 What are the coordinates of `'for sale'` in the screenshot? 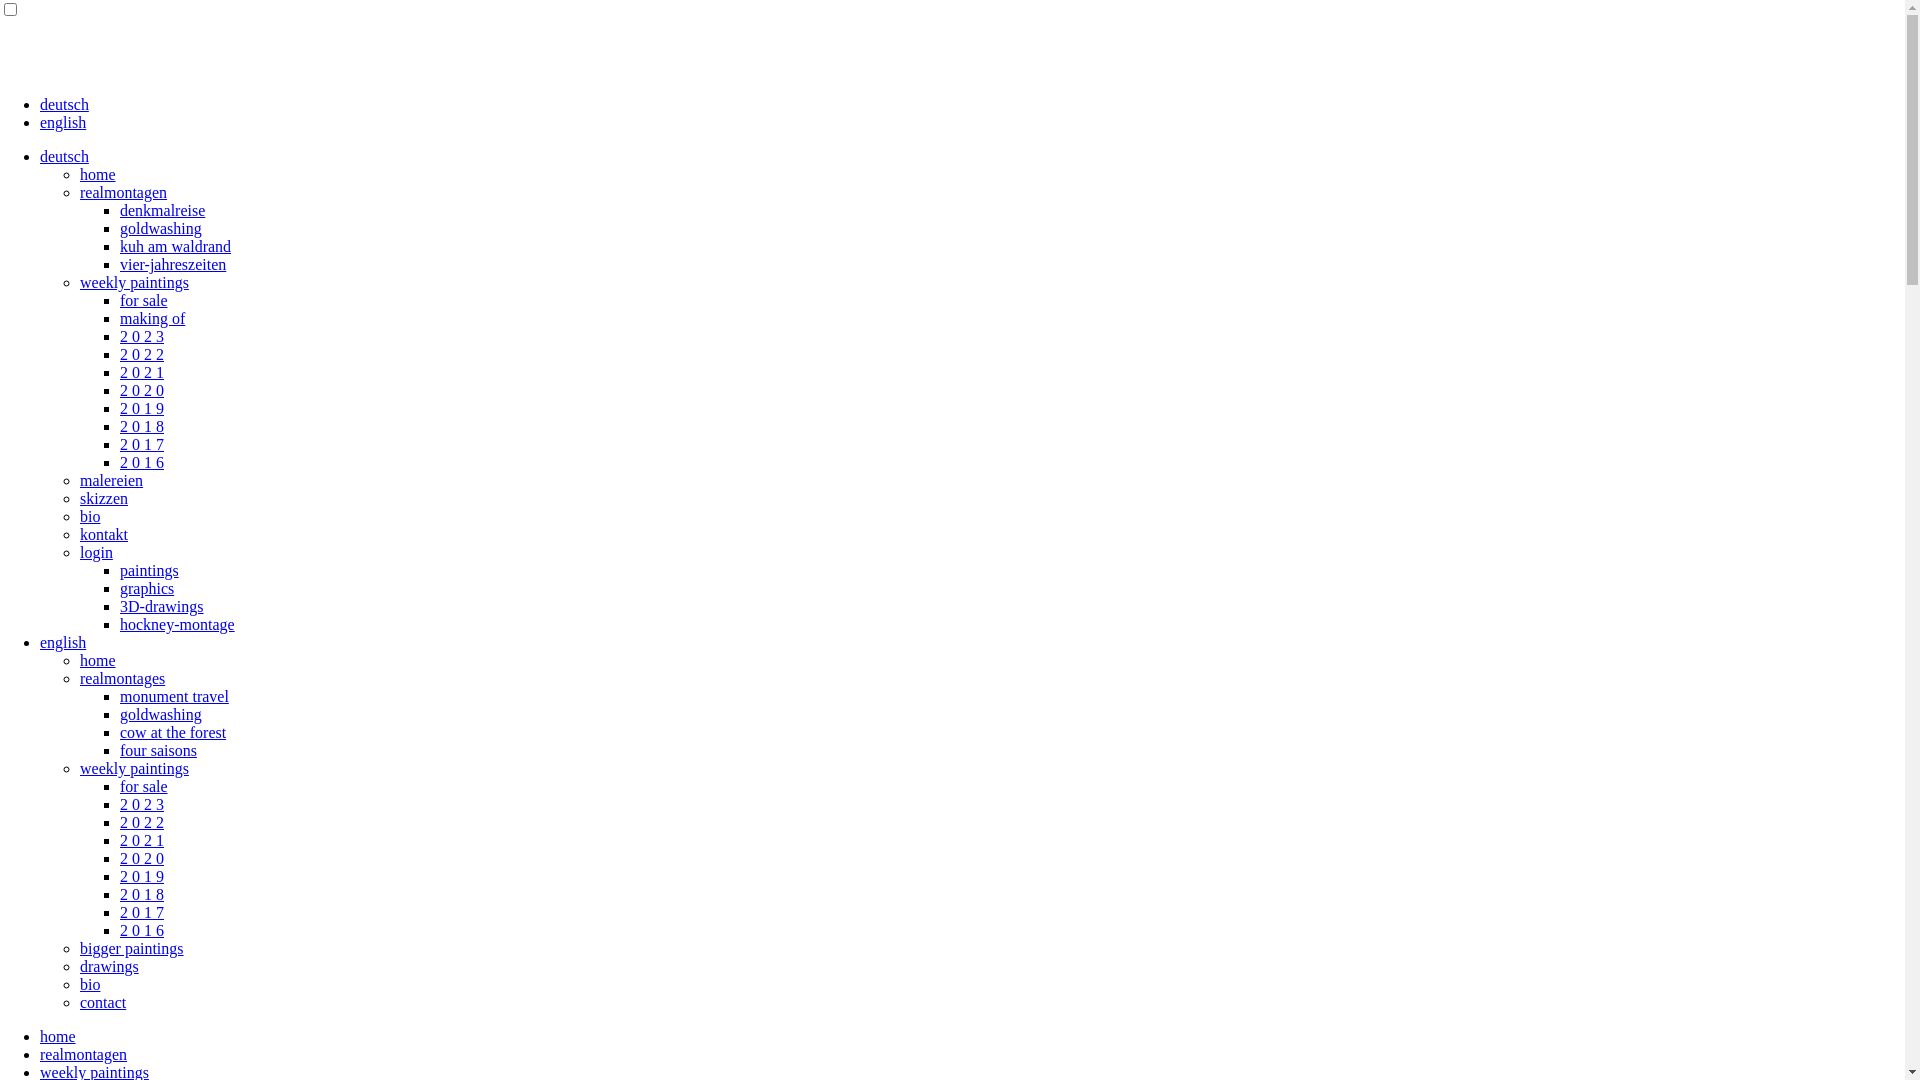 It's located at (119, 300).